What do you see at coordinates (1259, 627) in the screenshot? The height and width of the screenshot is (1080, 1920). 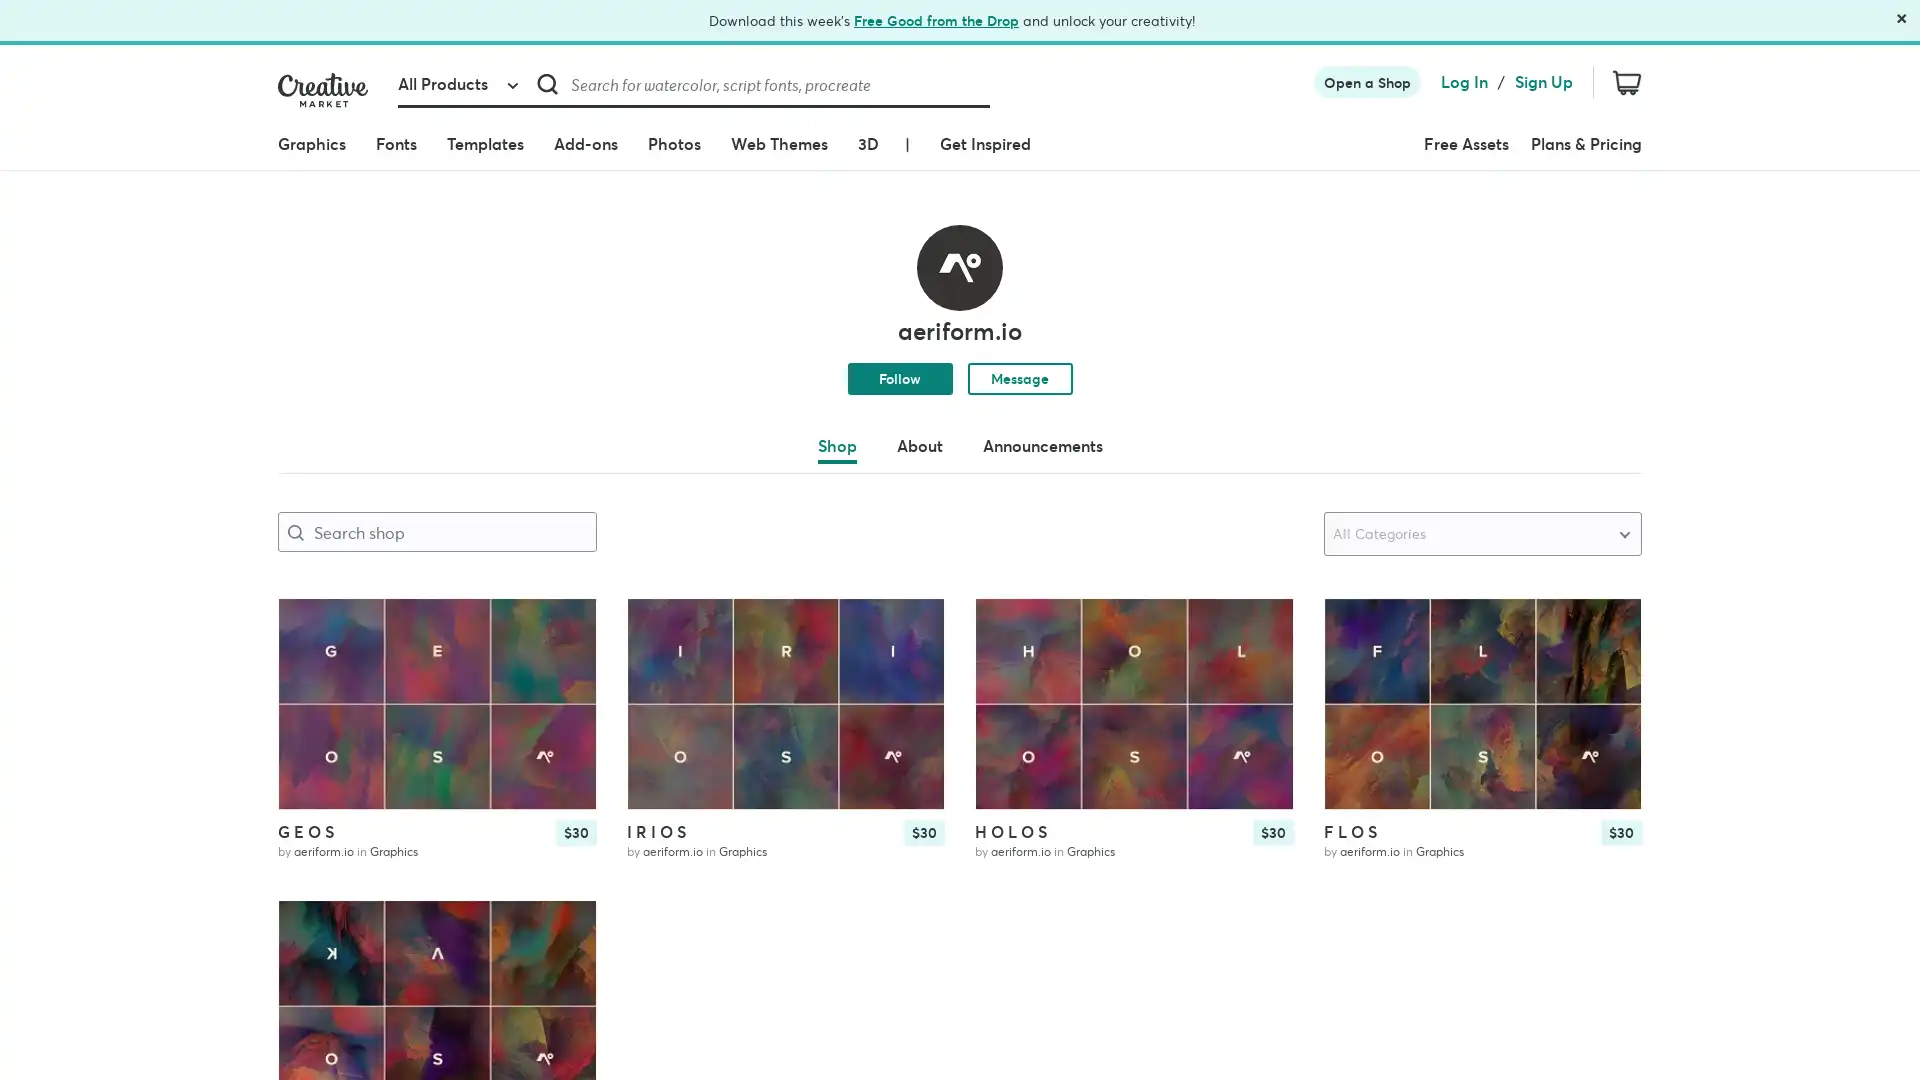 I see `Like` at bounding box center [1259, 627].